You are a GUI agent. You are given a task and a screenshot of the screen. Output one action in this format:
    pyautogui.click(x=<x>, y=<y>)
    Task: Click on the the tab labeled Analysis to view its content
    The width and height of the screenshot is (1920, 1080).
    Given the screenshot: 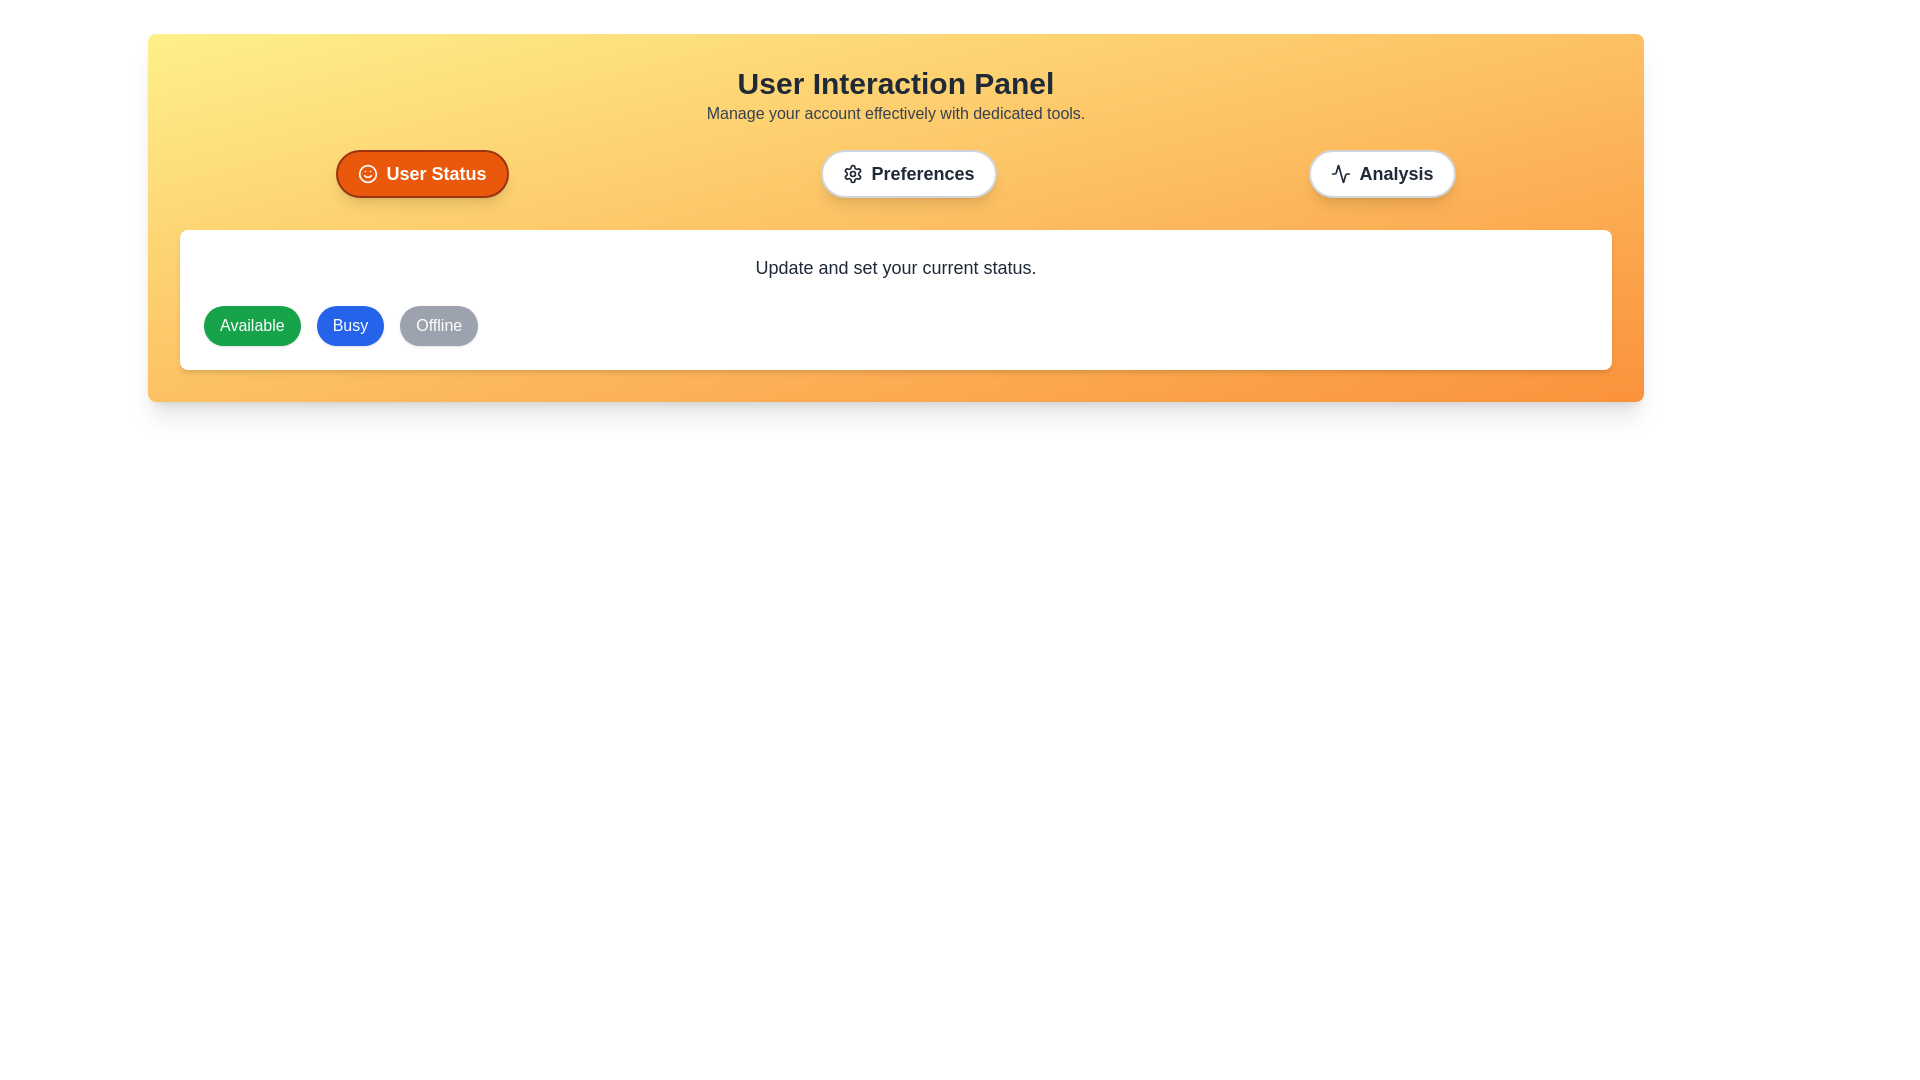 What is the action you would take?
    pyautogui.click(x=1381, y=172)
    